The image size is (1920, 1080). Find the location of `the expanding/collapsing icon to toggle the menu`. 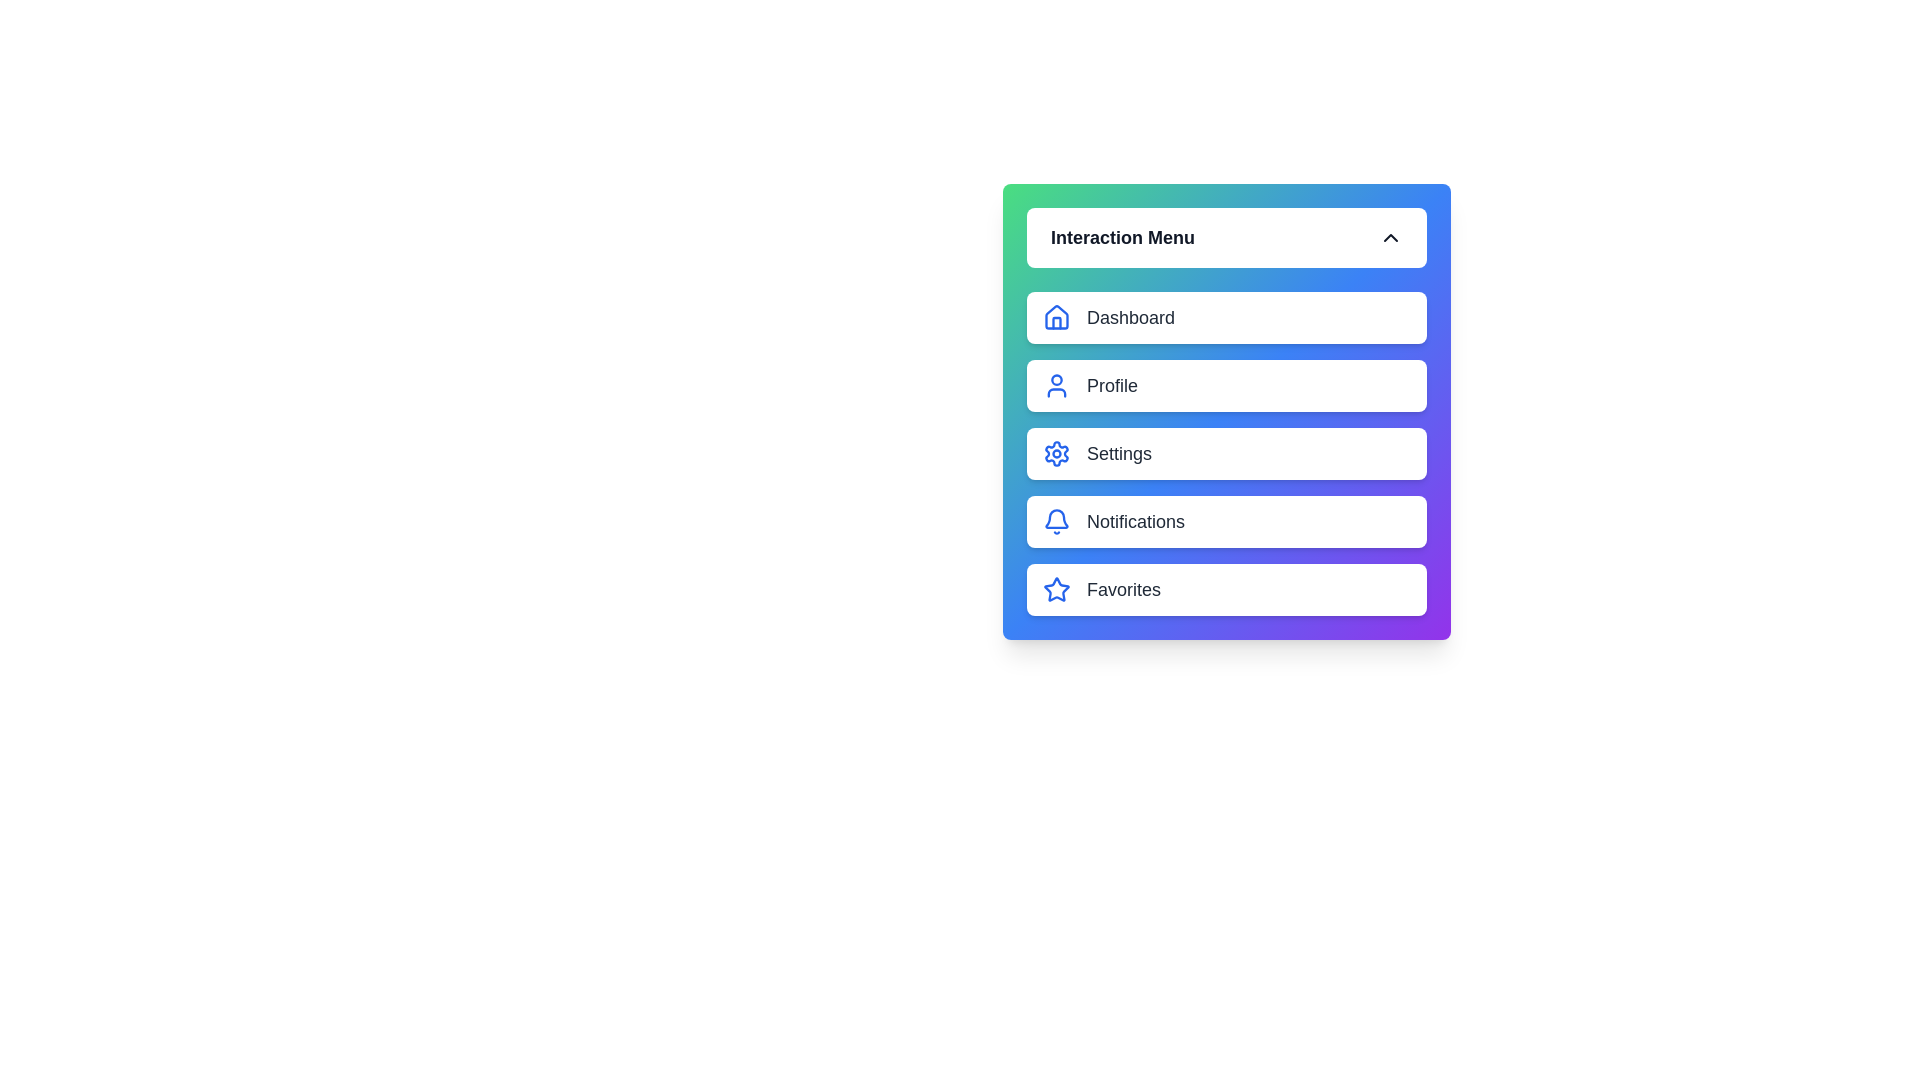

the expanding/collapsing icon to toggle the menu is located at coordinates (1390, 237).